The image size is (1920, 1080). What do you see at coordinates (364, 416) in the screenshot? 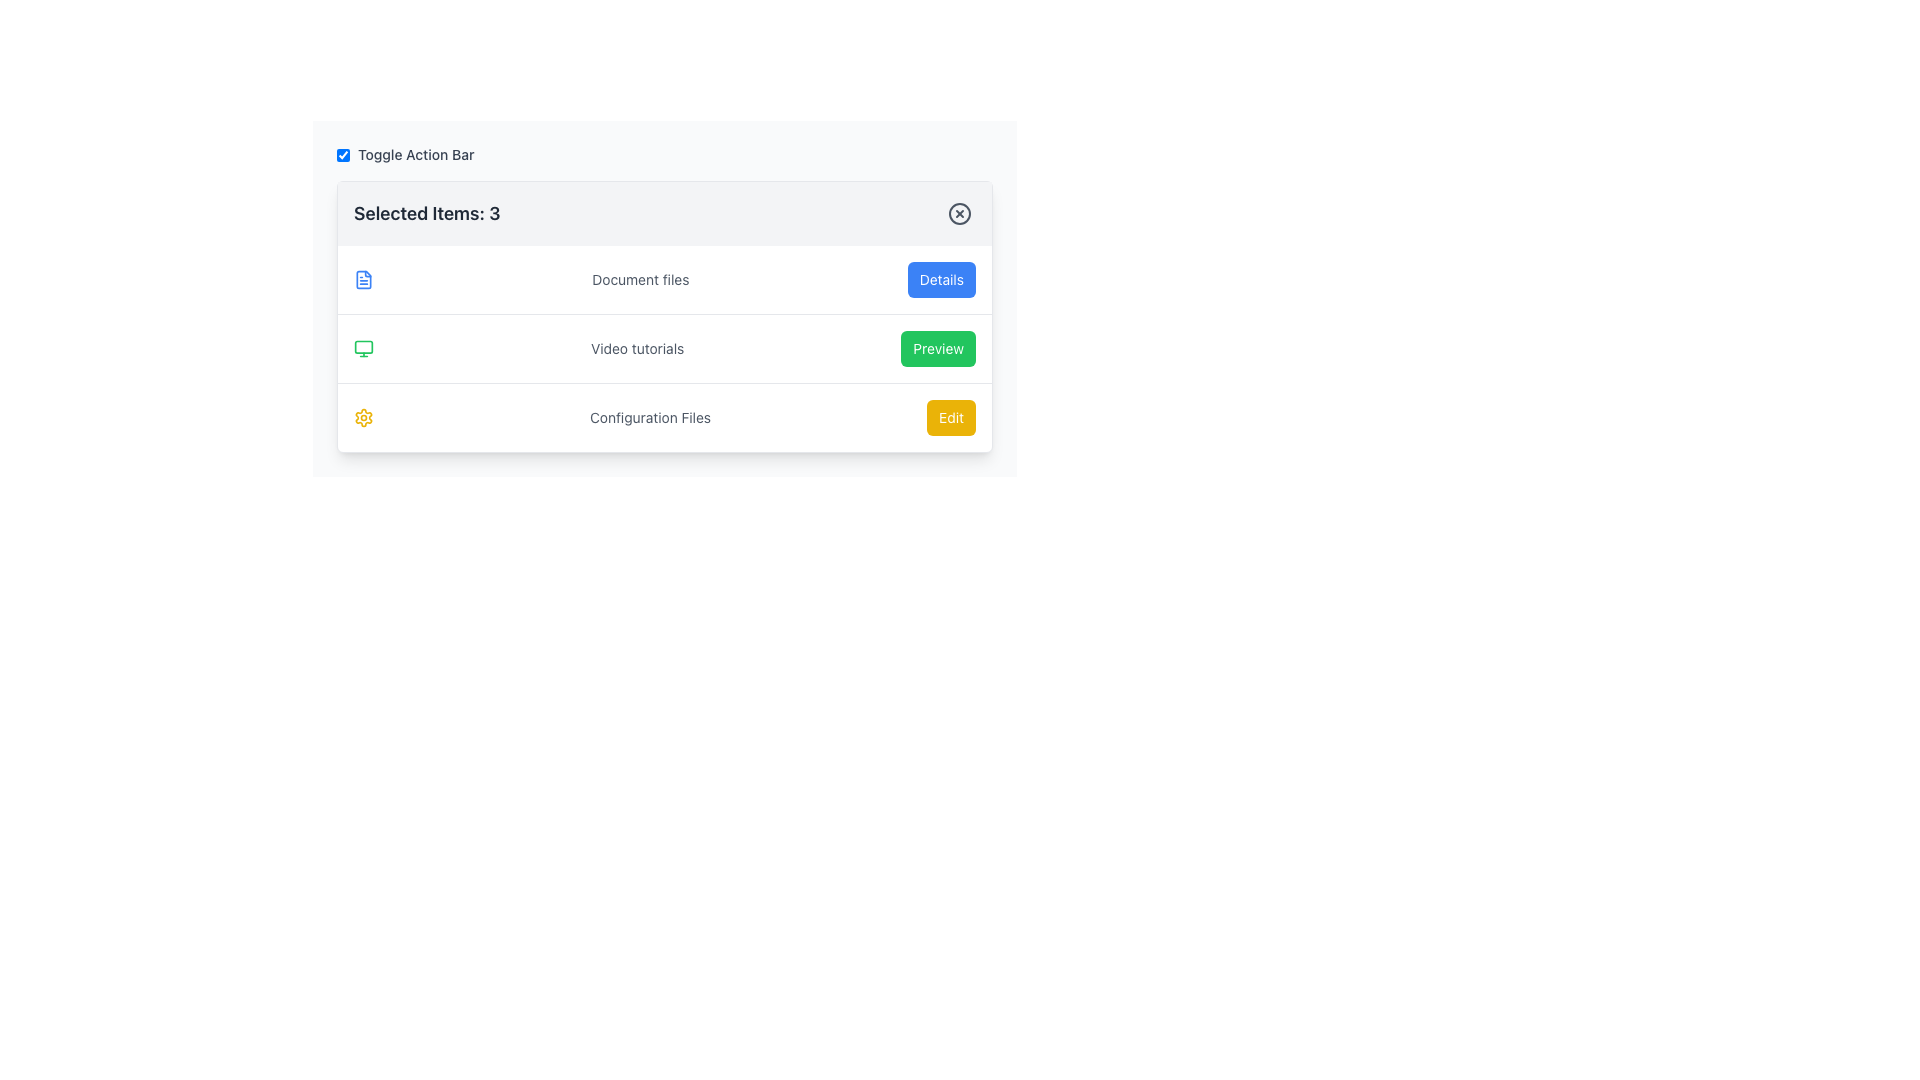
I see `the yellow gear-shaped icon located to the left of the 'Configuration Files' text label in the list interface` at bounding box center [364, 416].